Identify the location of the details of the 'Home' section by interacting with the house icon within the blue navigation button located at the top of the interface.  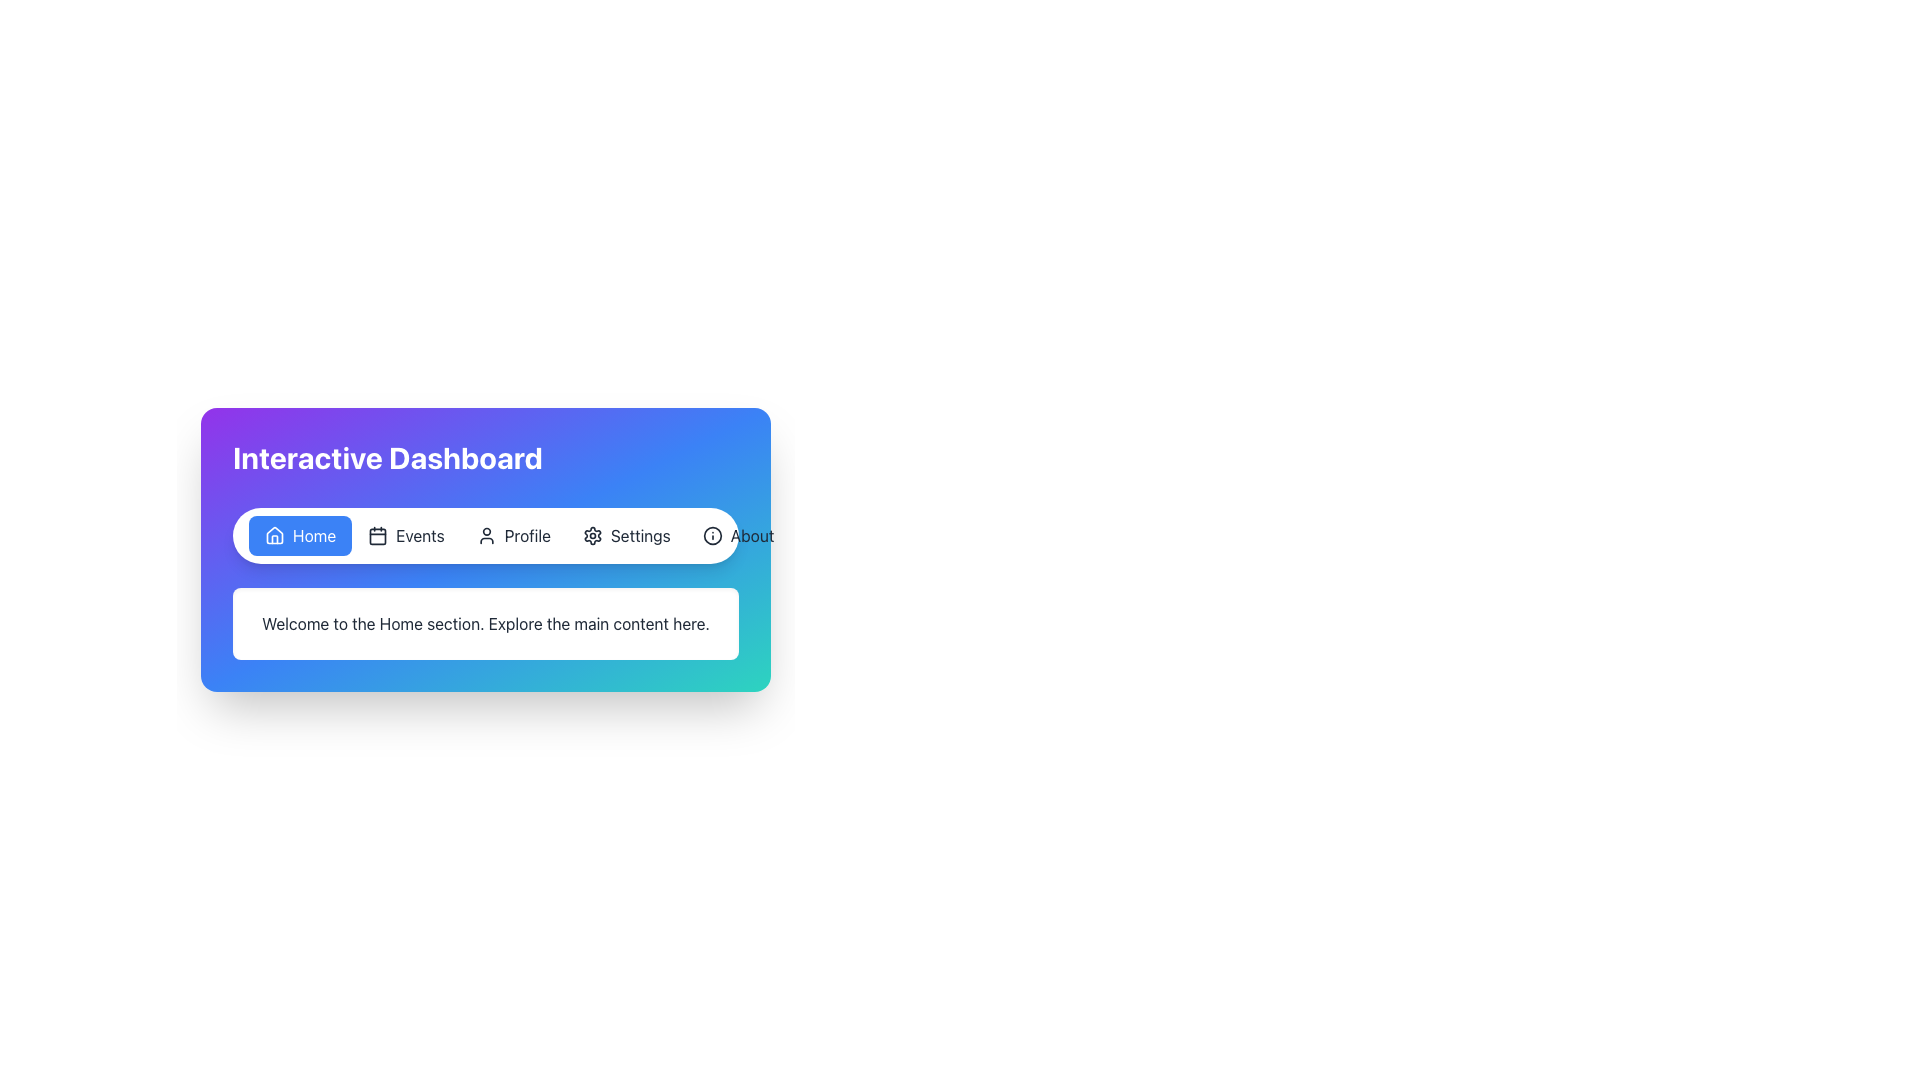
(273, 535).